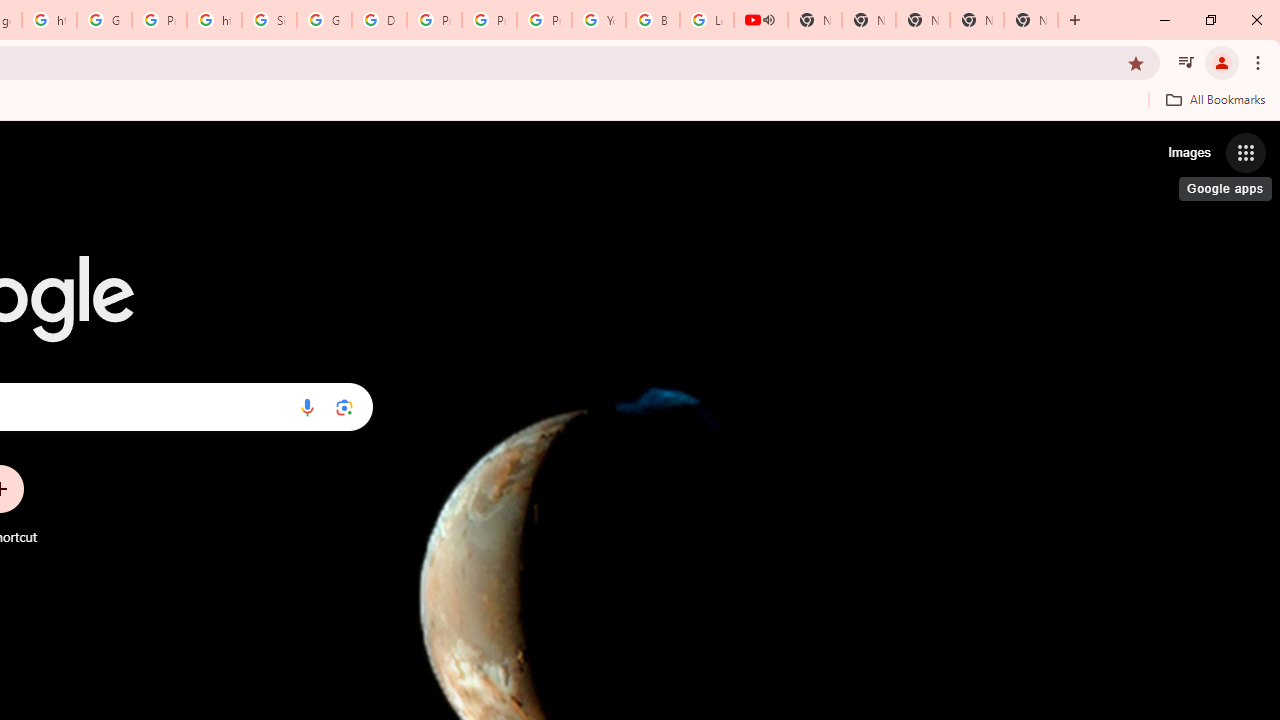  I want to click on 'Privacy Help Center - Policies Help', so click(433, 20).